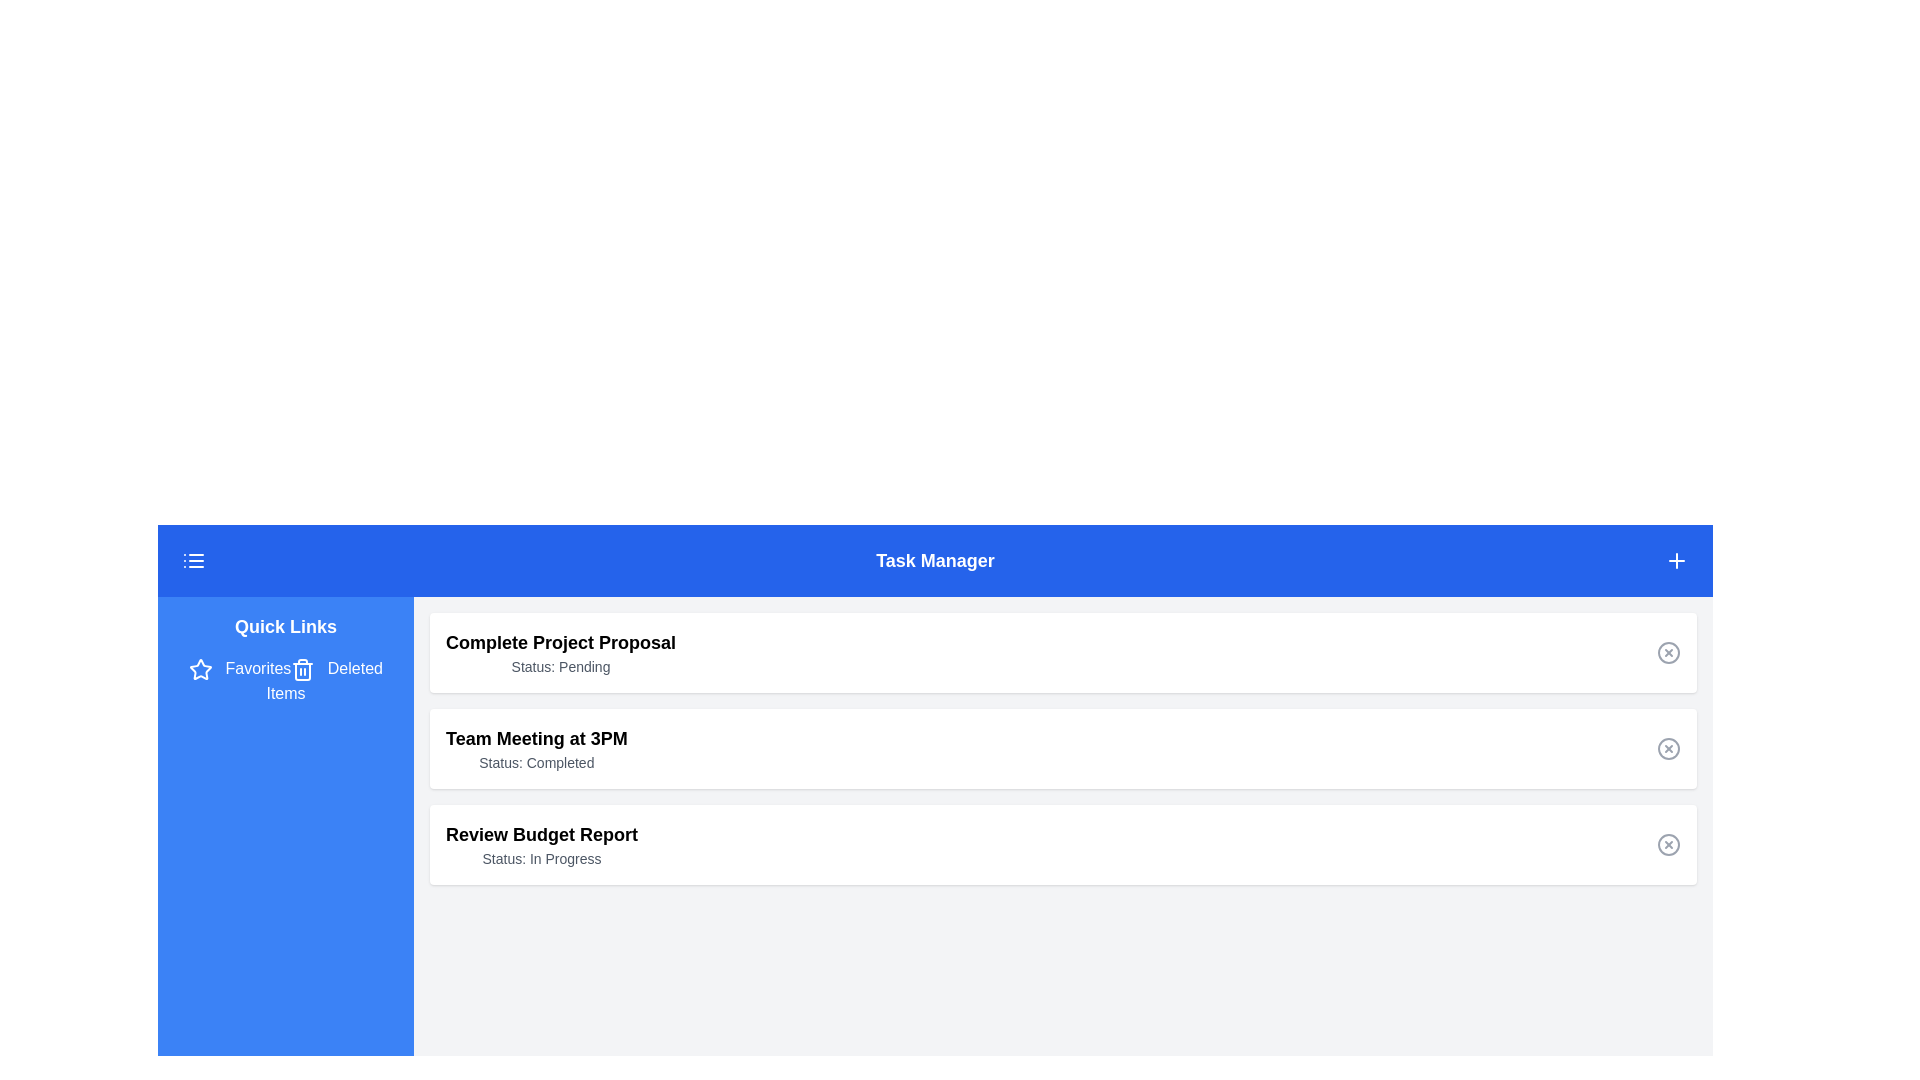  What do you see at coordinates (193, 560) in the screenshot?
I see `the small square button with a blue background and a white icon resembling a list of lines located at the far left side of the top bar in the 'Task Manager' header` at bounding box center [193, 560].